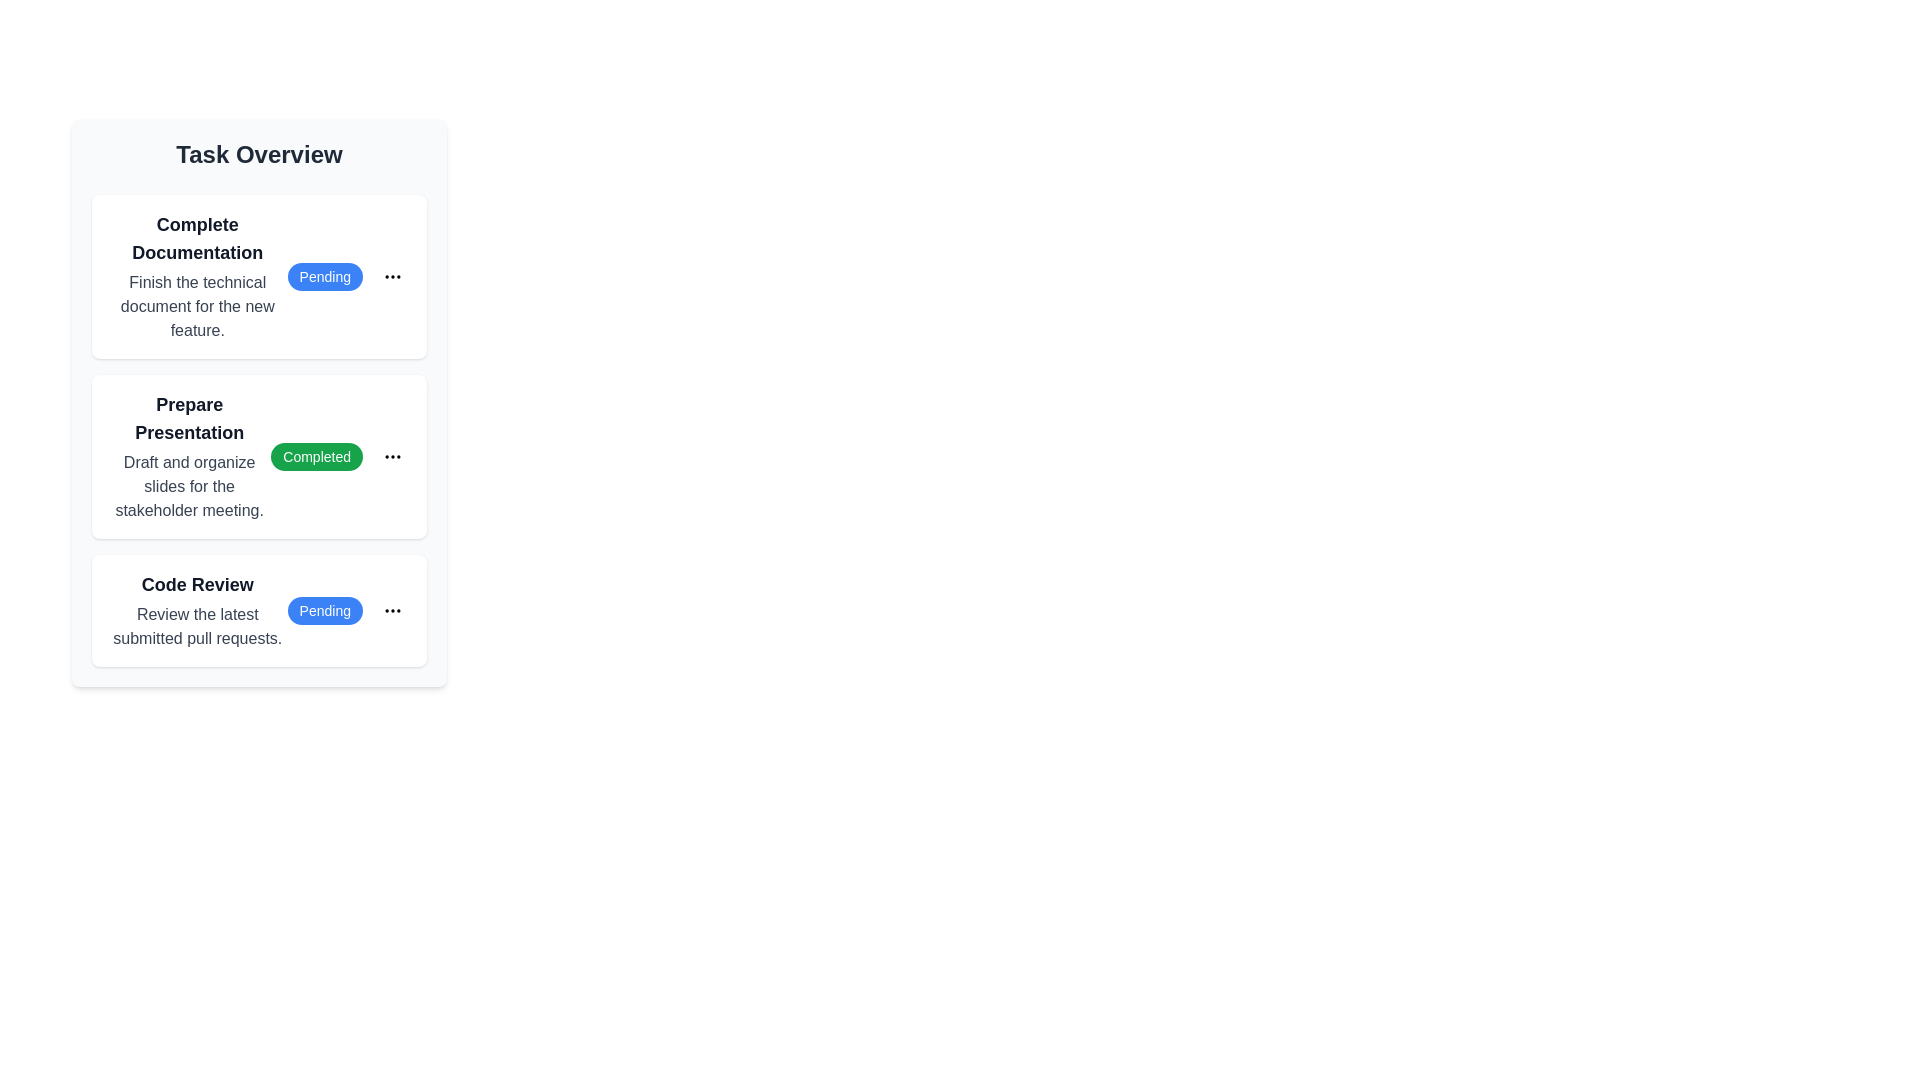 The height and width of the screenshot is (1080, 1920). I want to click on the ellipsis button for the task titled Prepare Presentation, so click(393, 456).